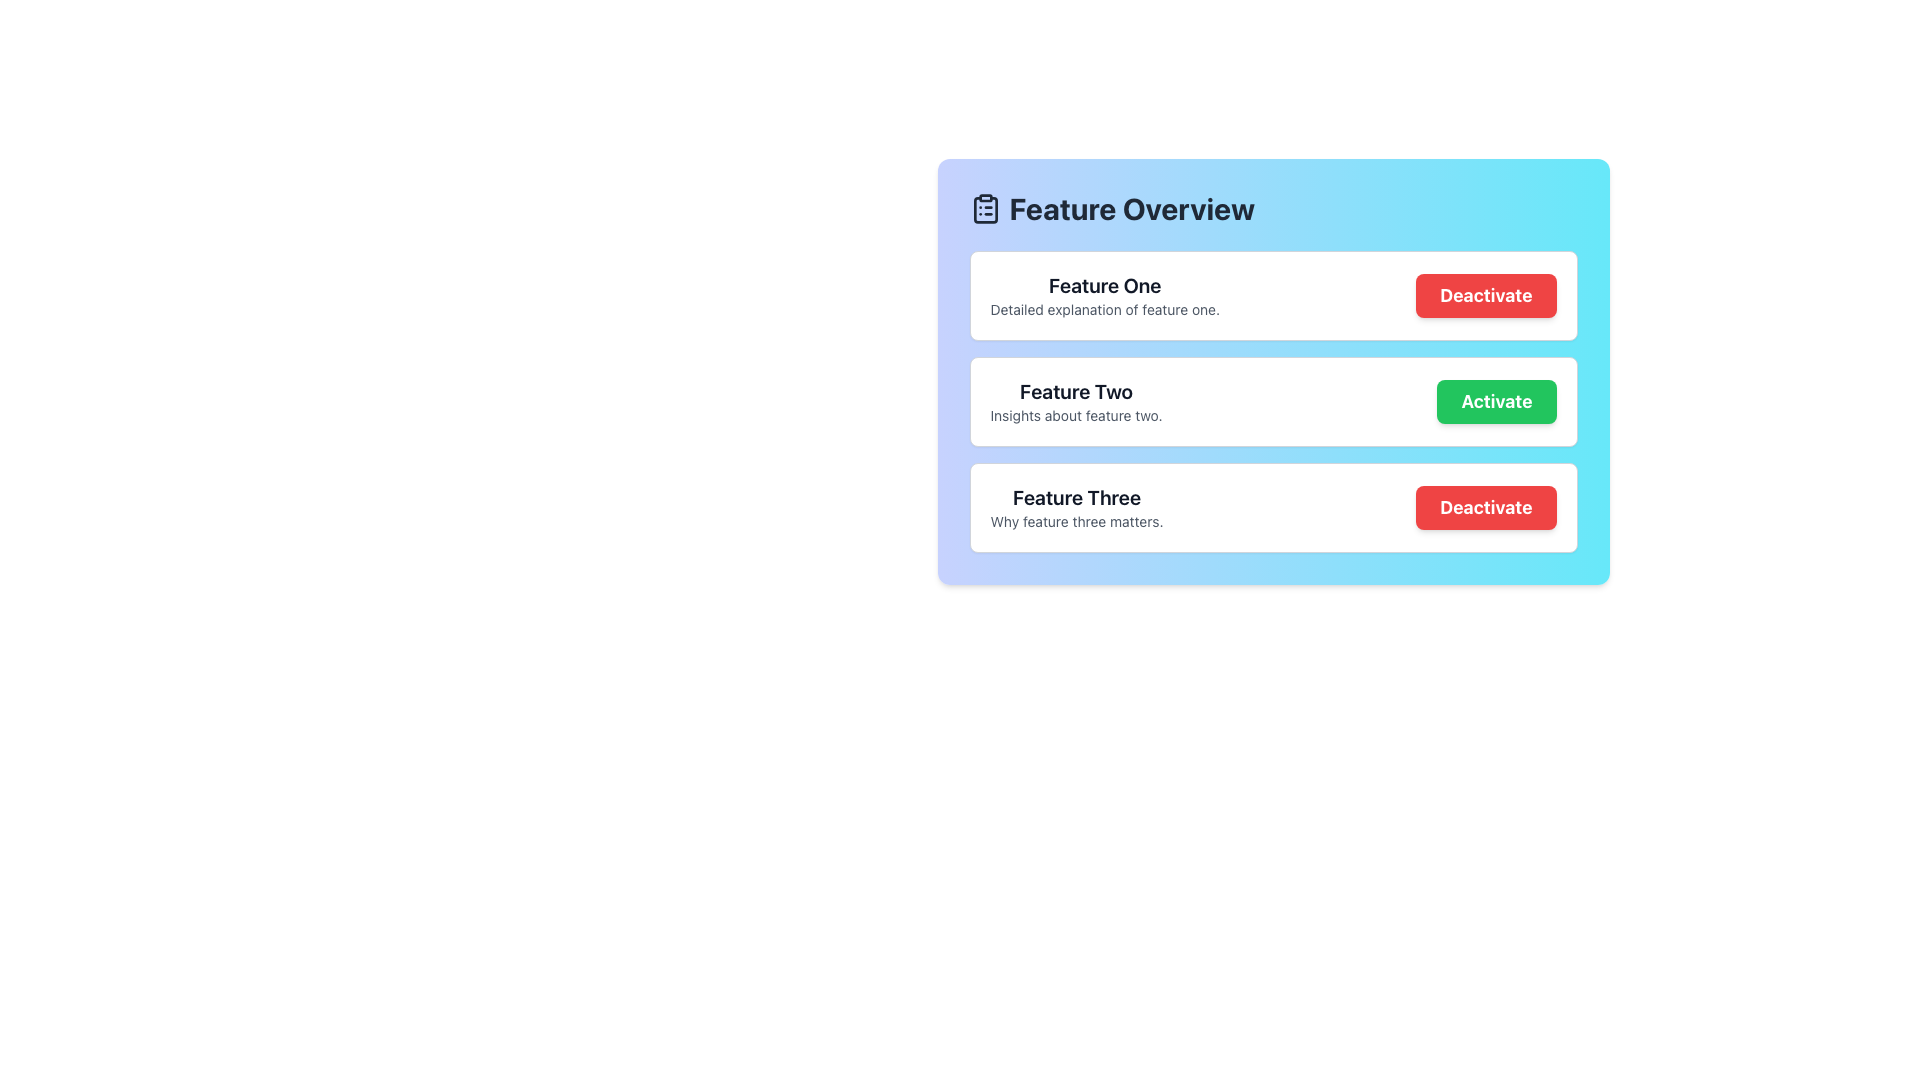  What do you see at coordinates (1104, 285) in the screenshot?
I see `the text label that contains the words 'Feature One', which is styled in bold and larger font, indicating it is a headline or title` at bounding box center [1104, 285].